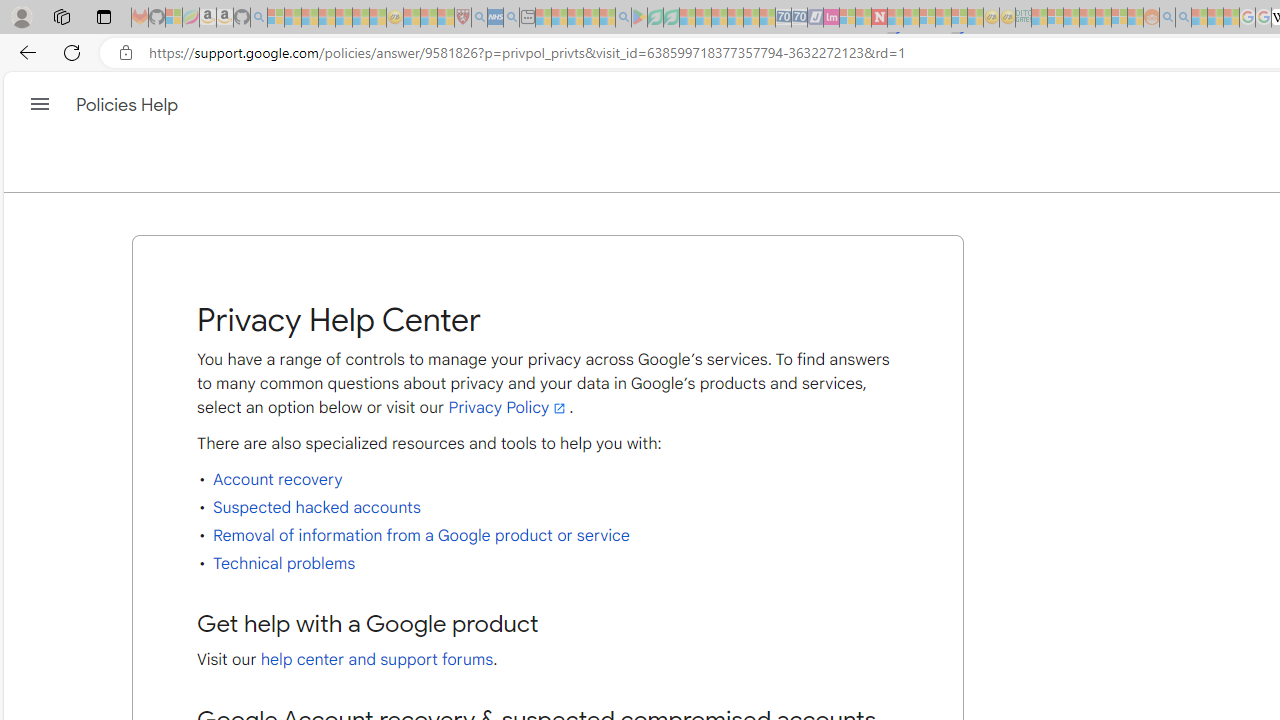 This screenshot has width=1280, height=720. Describe the element at coordinates (376, 660) in the screenshot. I see `'help center and support forums'` at that location.